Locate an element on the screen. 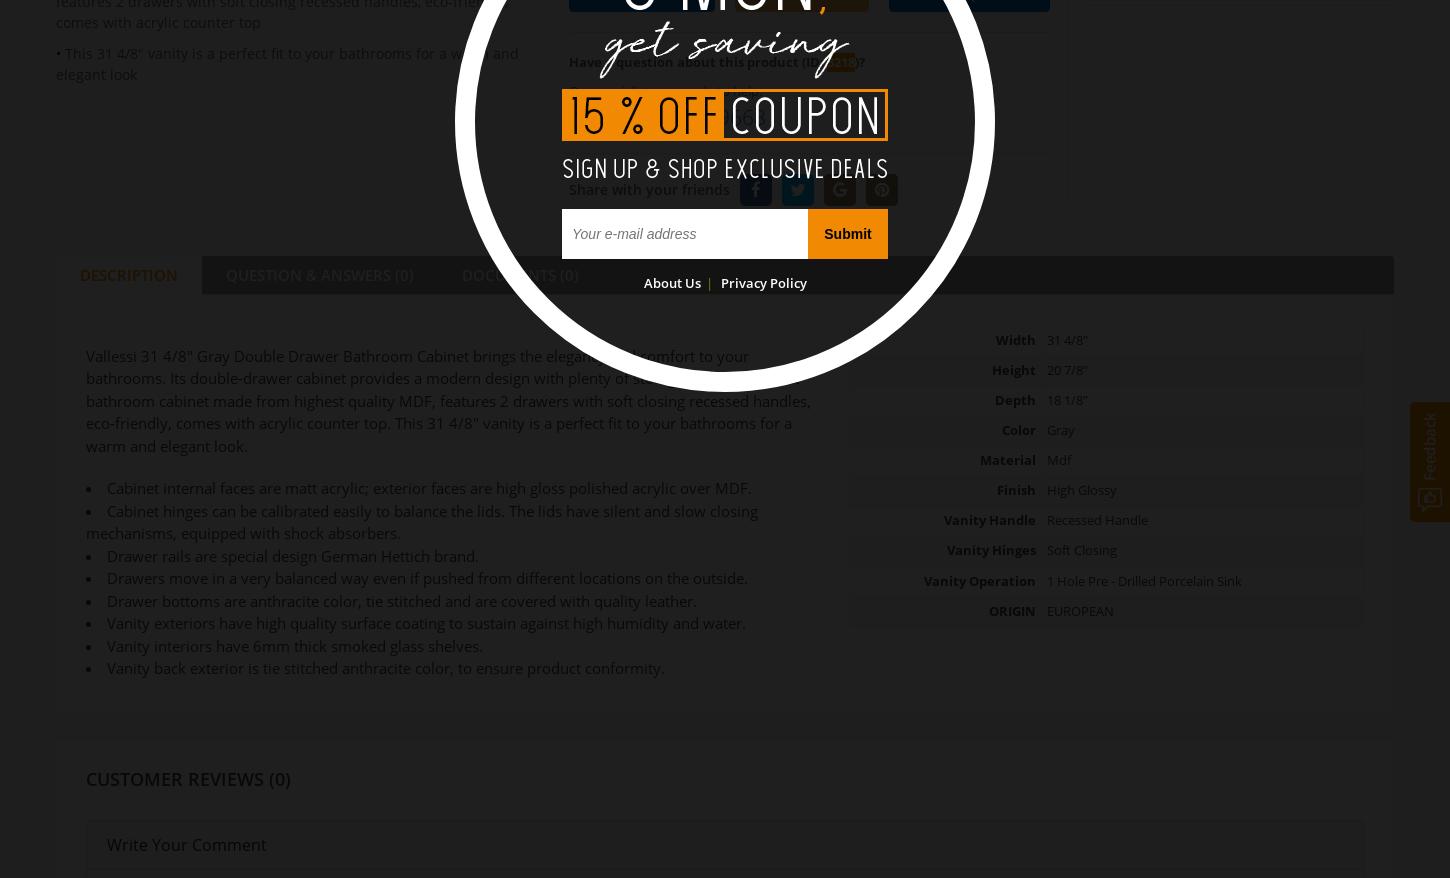 The height and width of the screenshot is (878, 1450). 'DESCRIPTION' is located at coordinates (128, 273).